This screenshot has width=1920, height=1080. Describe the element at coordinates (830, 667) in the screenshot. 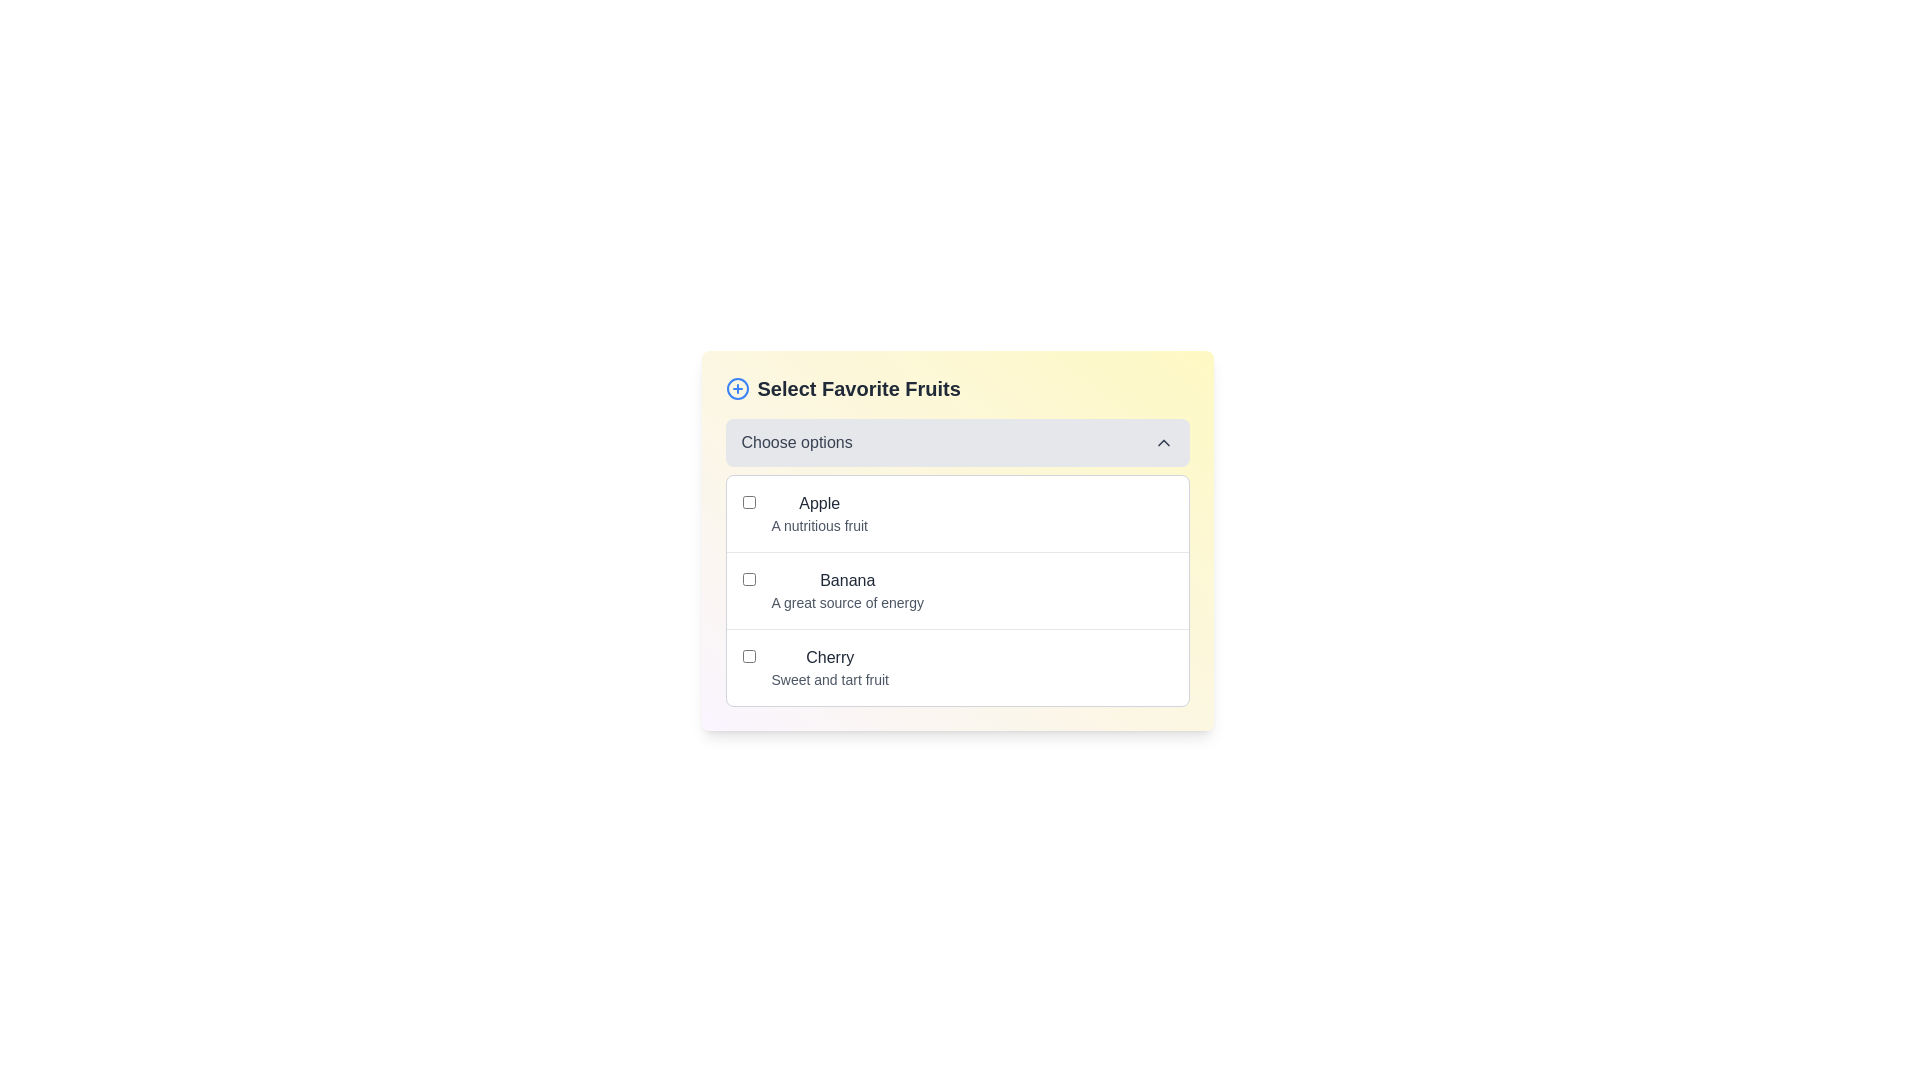

I see `the text label that conveys information about the fruit 'Cherry' in the dropdown panel labeled 'Select Favorite Fruits.'` at that location.